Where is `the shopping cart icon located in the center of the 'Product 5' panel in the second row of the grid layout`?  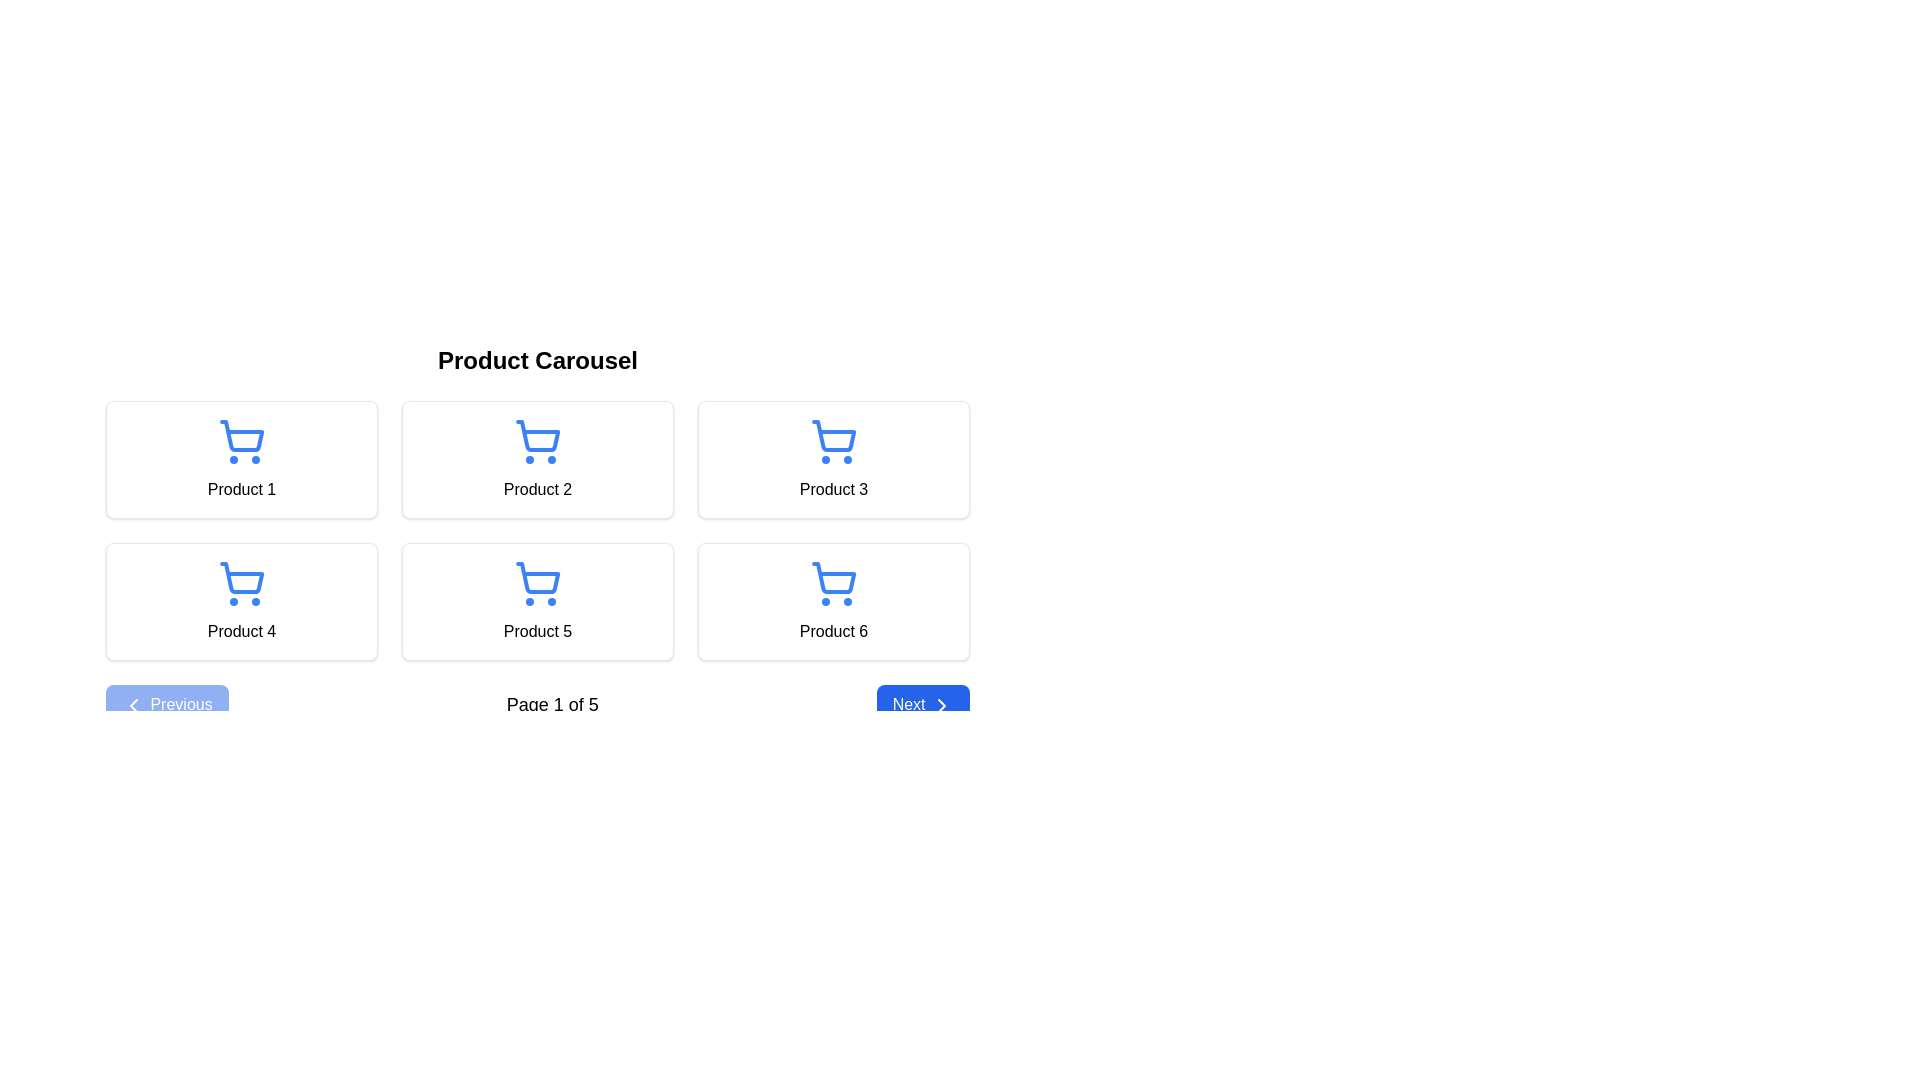
the shopping cart icon located in the center of the 'Product 5' panel in the second row of the grid layout is located at coordinates (537, 583).